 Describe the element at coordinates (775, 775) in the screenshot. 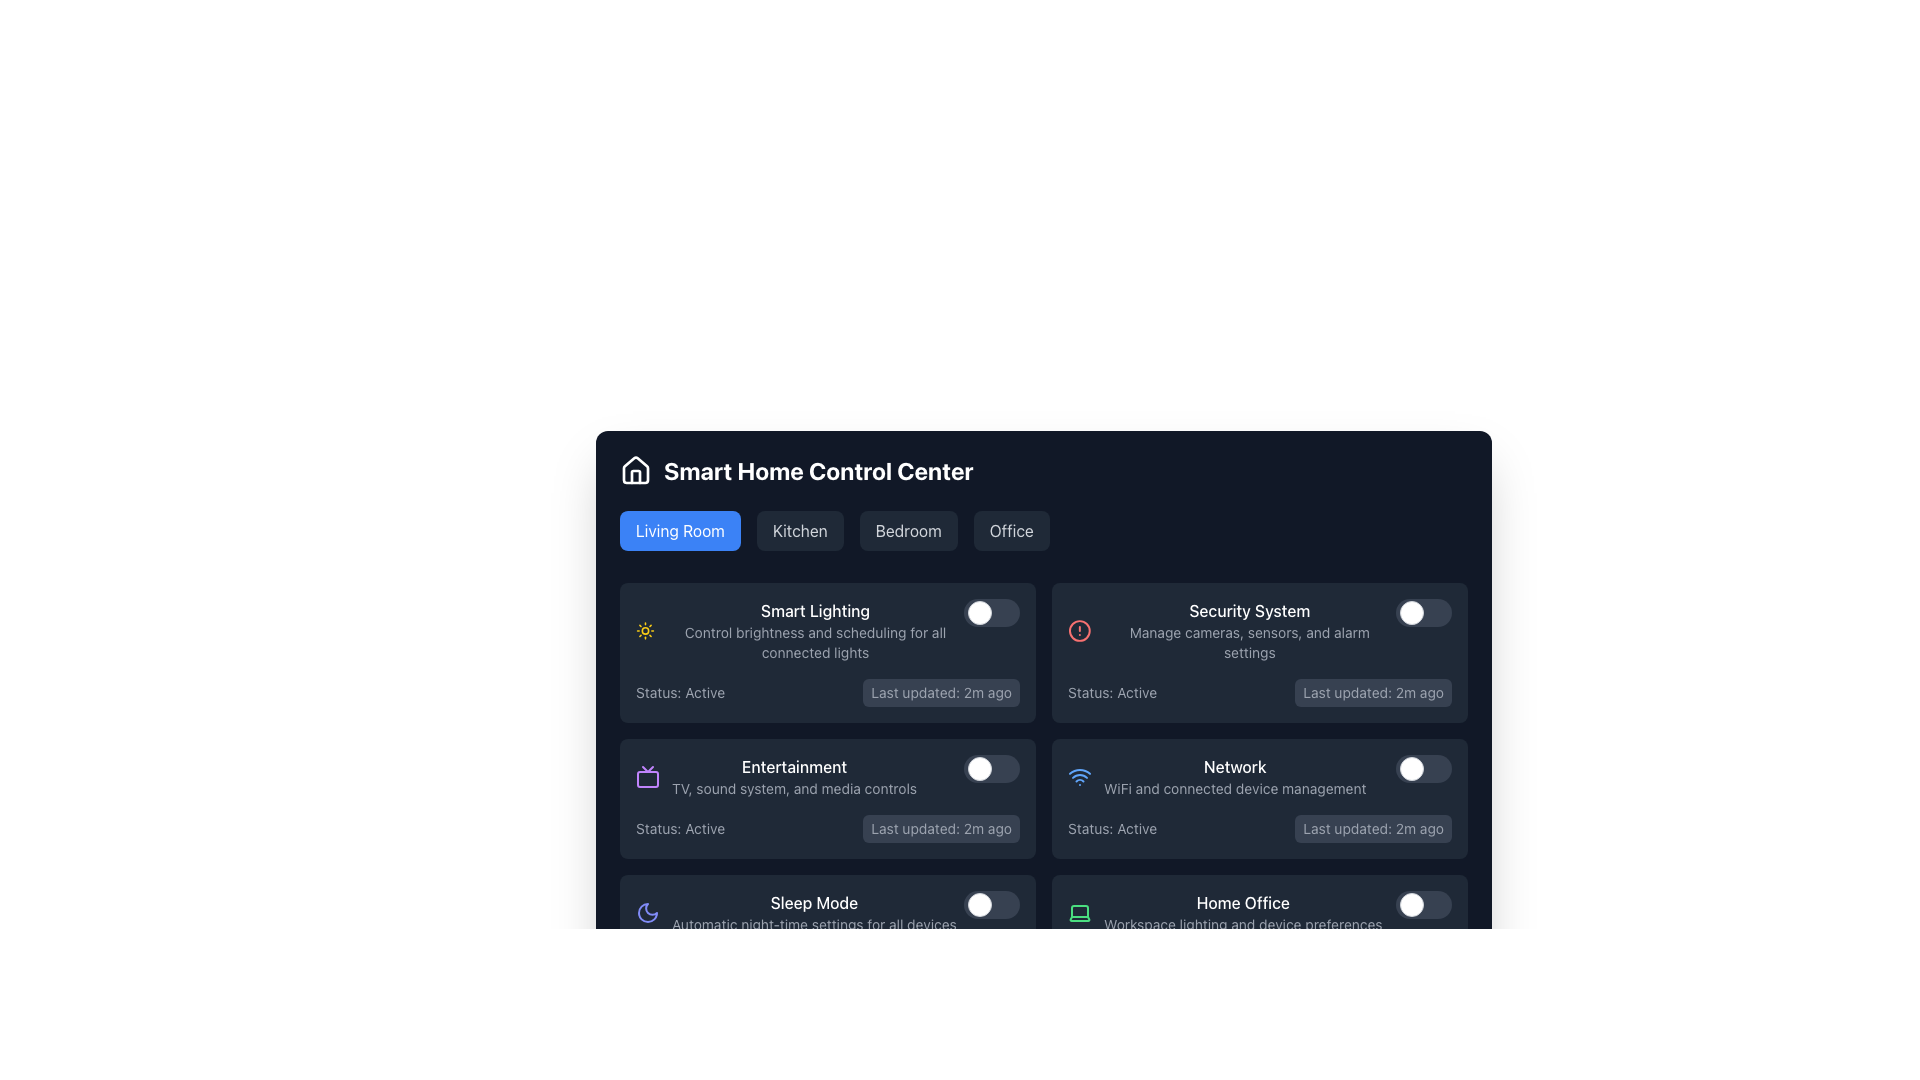

I see `the 'Entertainment' settings informational block located in the second row of the 'Smart Home Control Center' interface` at that location.